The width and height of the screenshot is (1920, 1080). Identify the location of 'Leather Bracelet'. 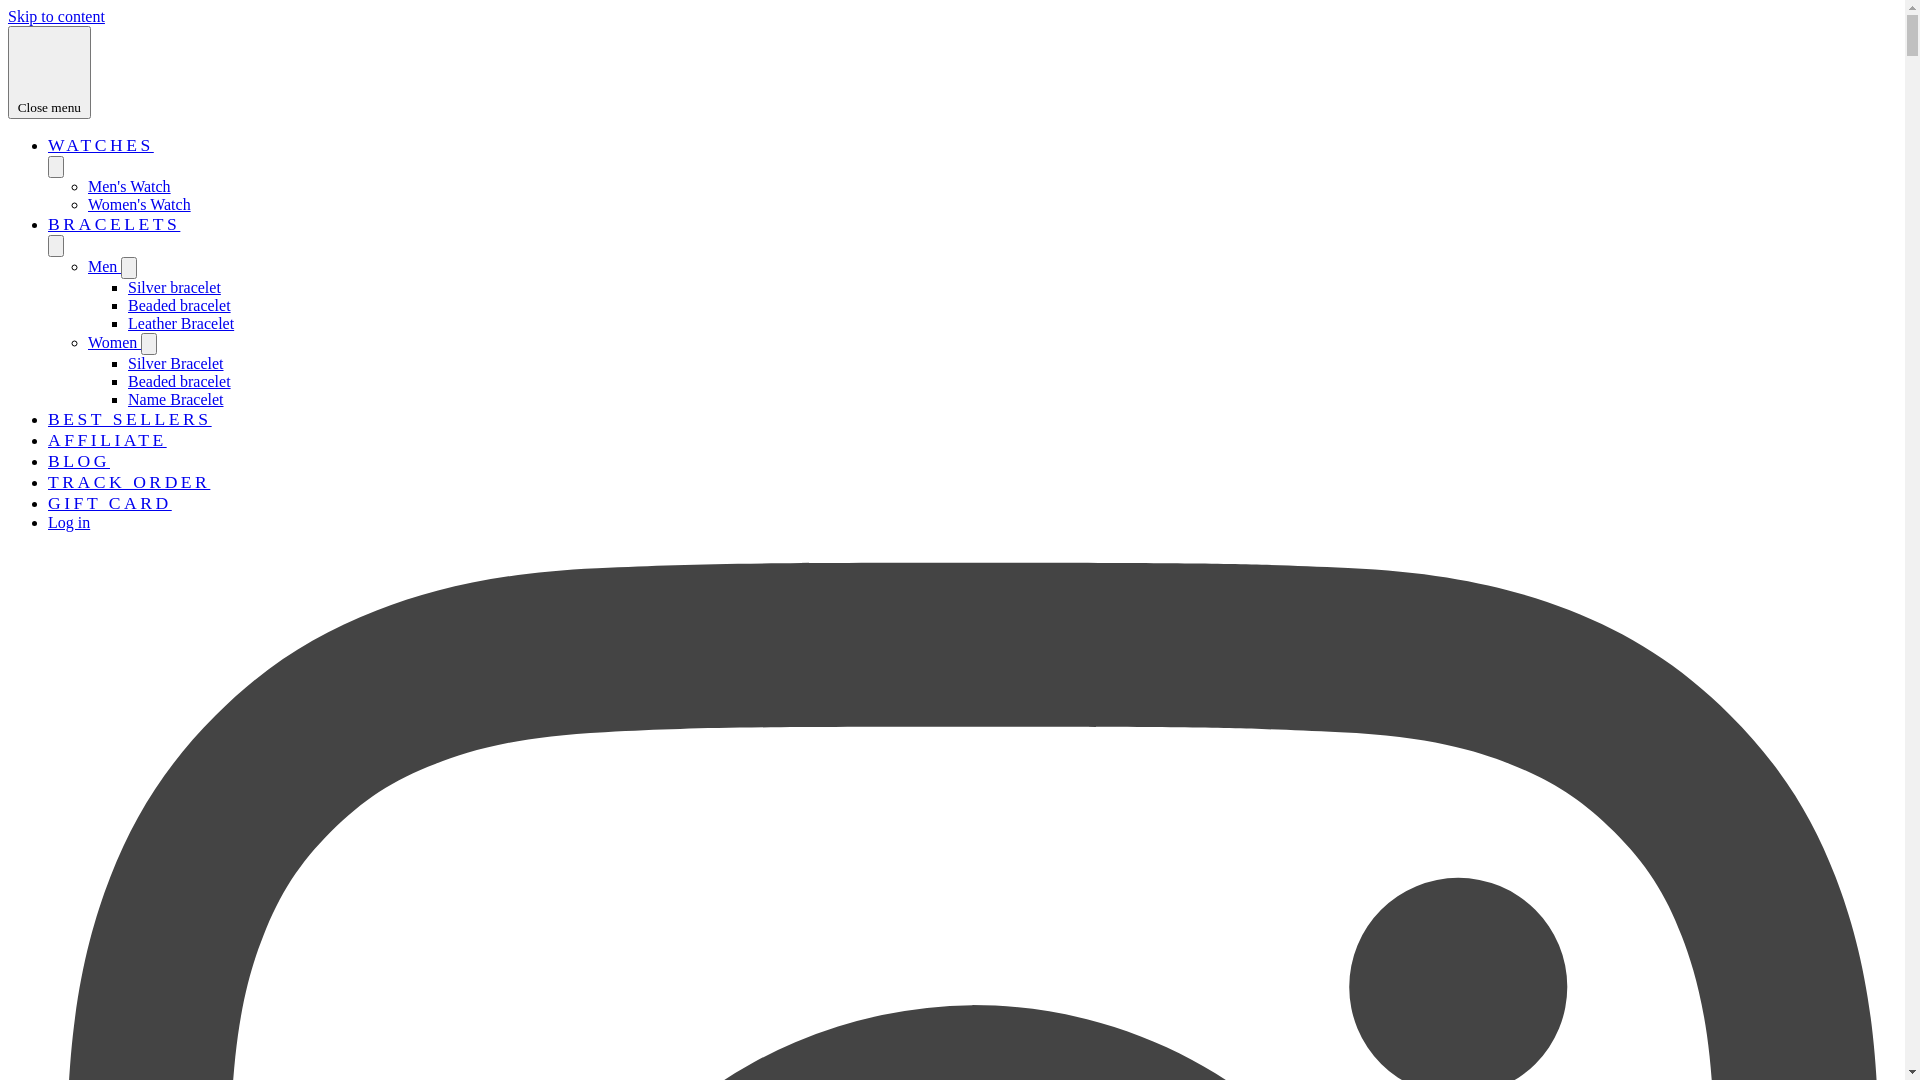
(127, 322).